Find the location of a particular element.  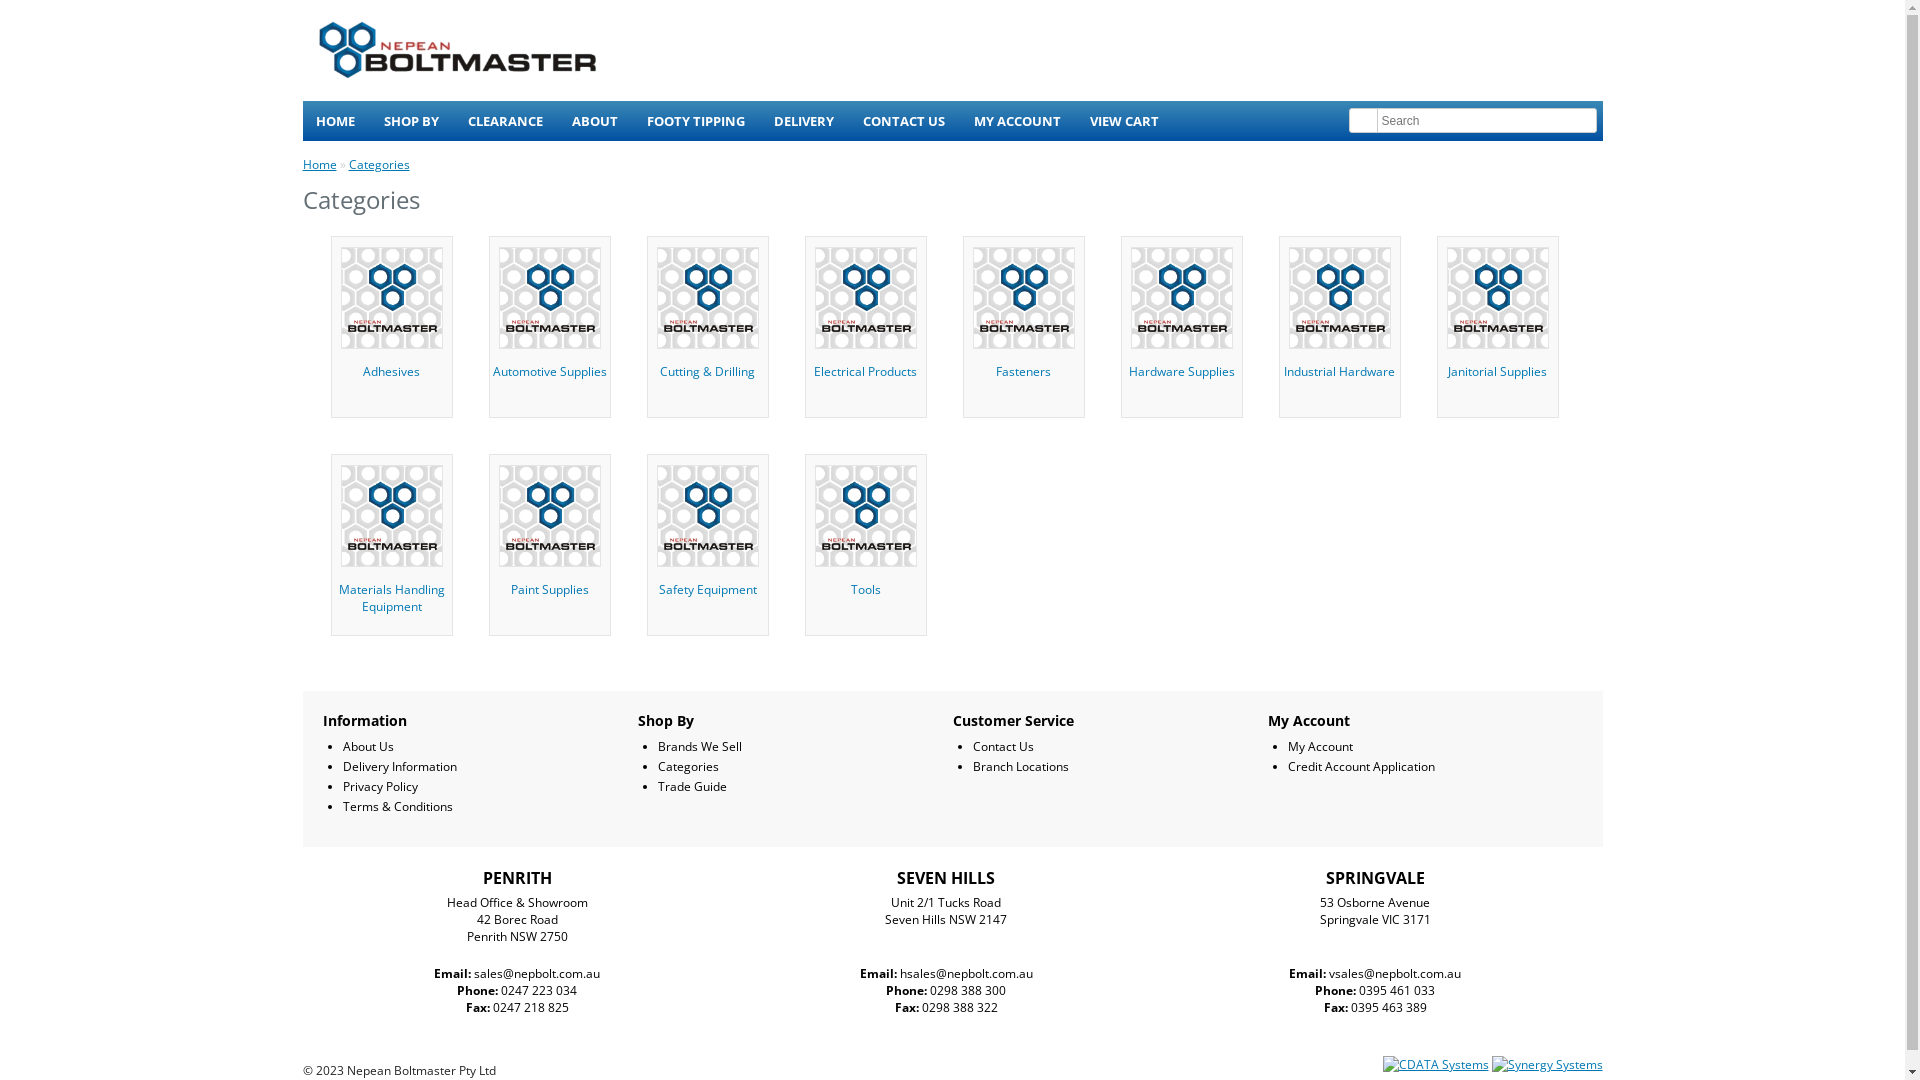

'Industrial Hardware' is located at coordinates (1339, 319).